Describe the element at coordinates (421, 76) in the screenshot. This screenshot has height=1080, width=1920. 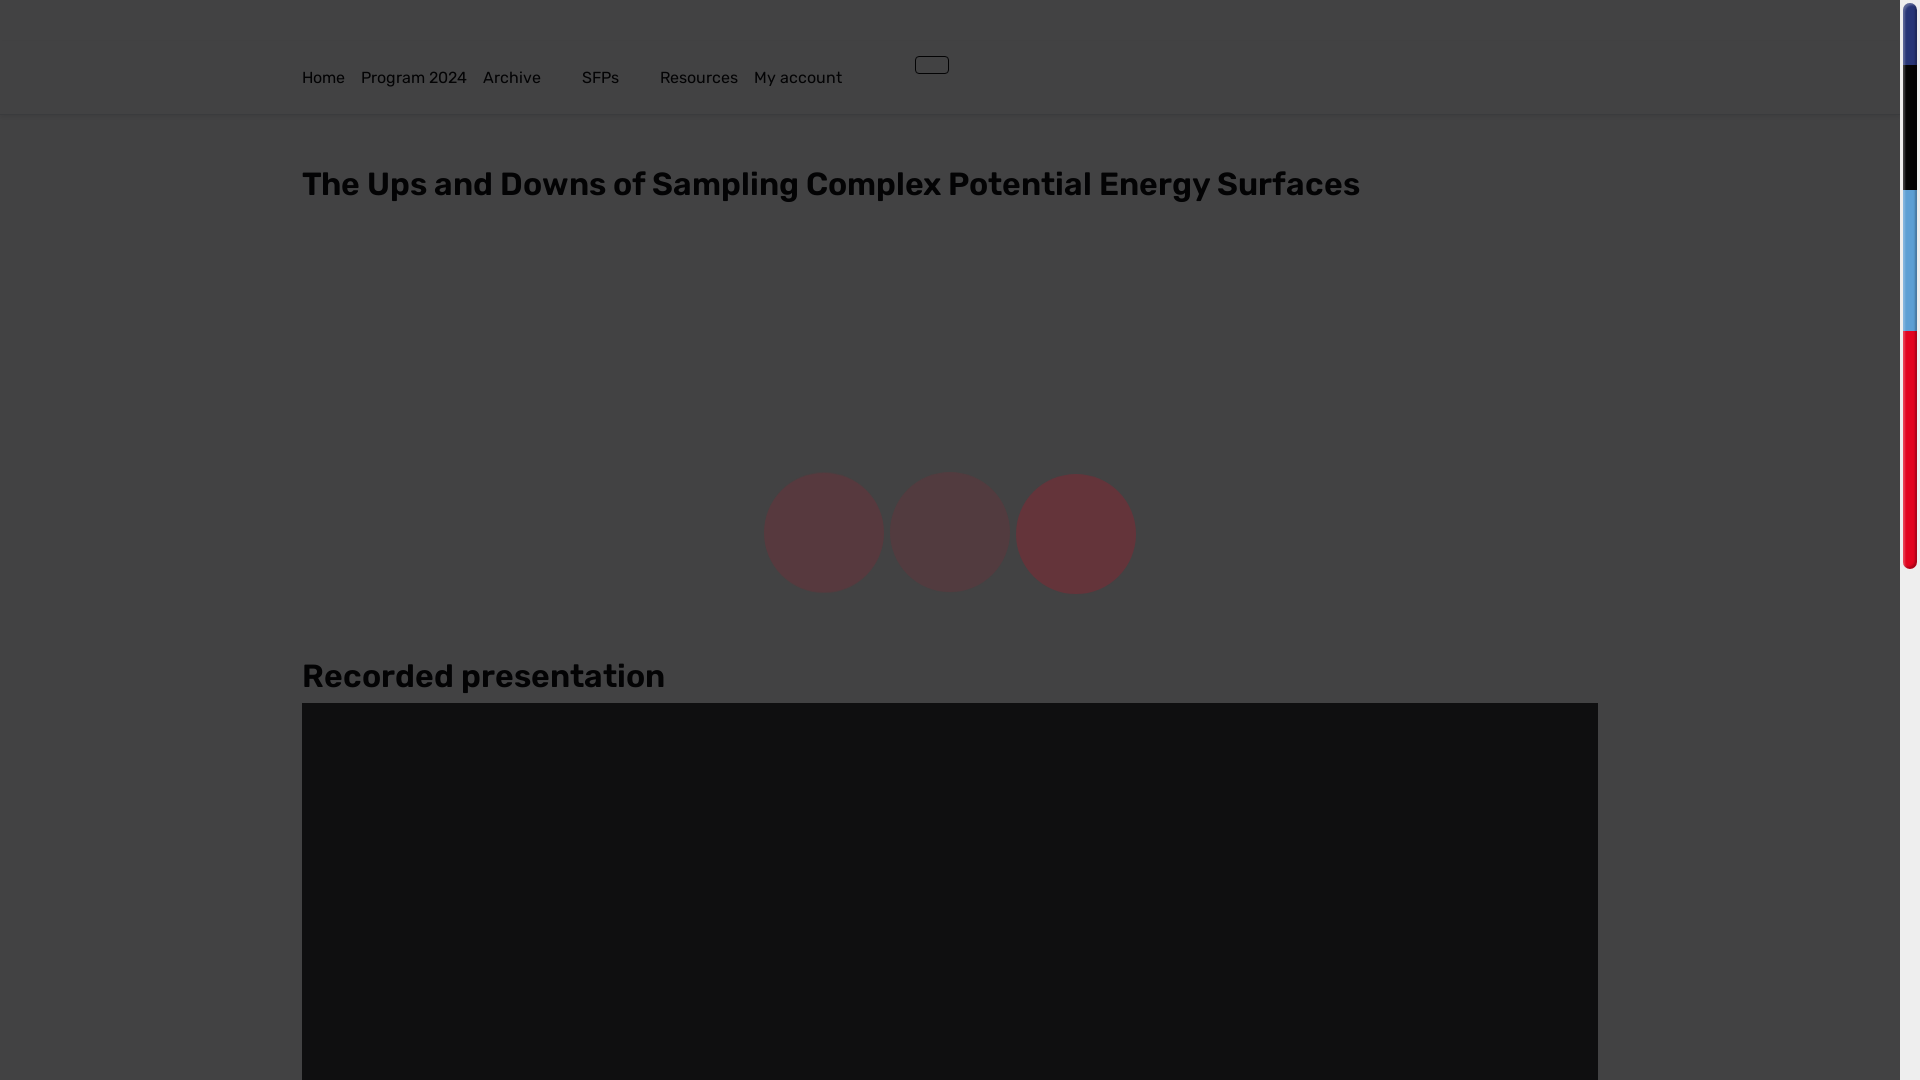
I see `'Program 2024'` at that location.